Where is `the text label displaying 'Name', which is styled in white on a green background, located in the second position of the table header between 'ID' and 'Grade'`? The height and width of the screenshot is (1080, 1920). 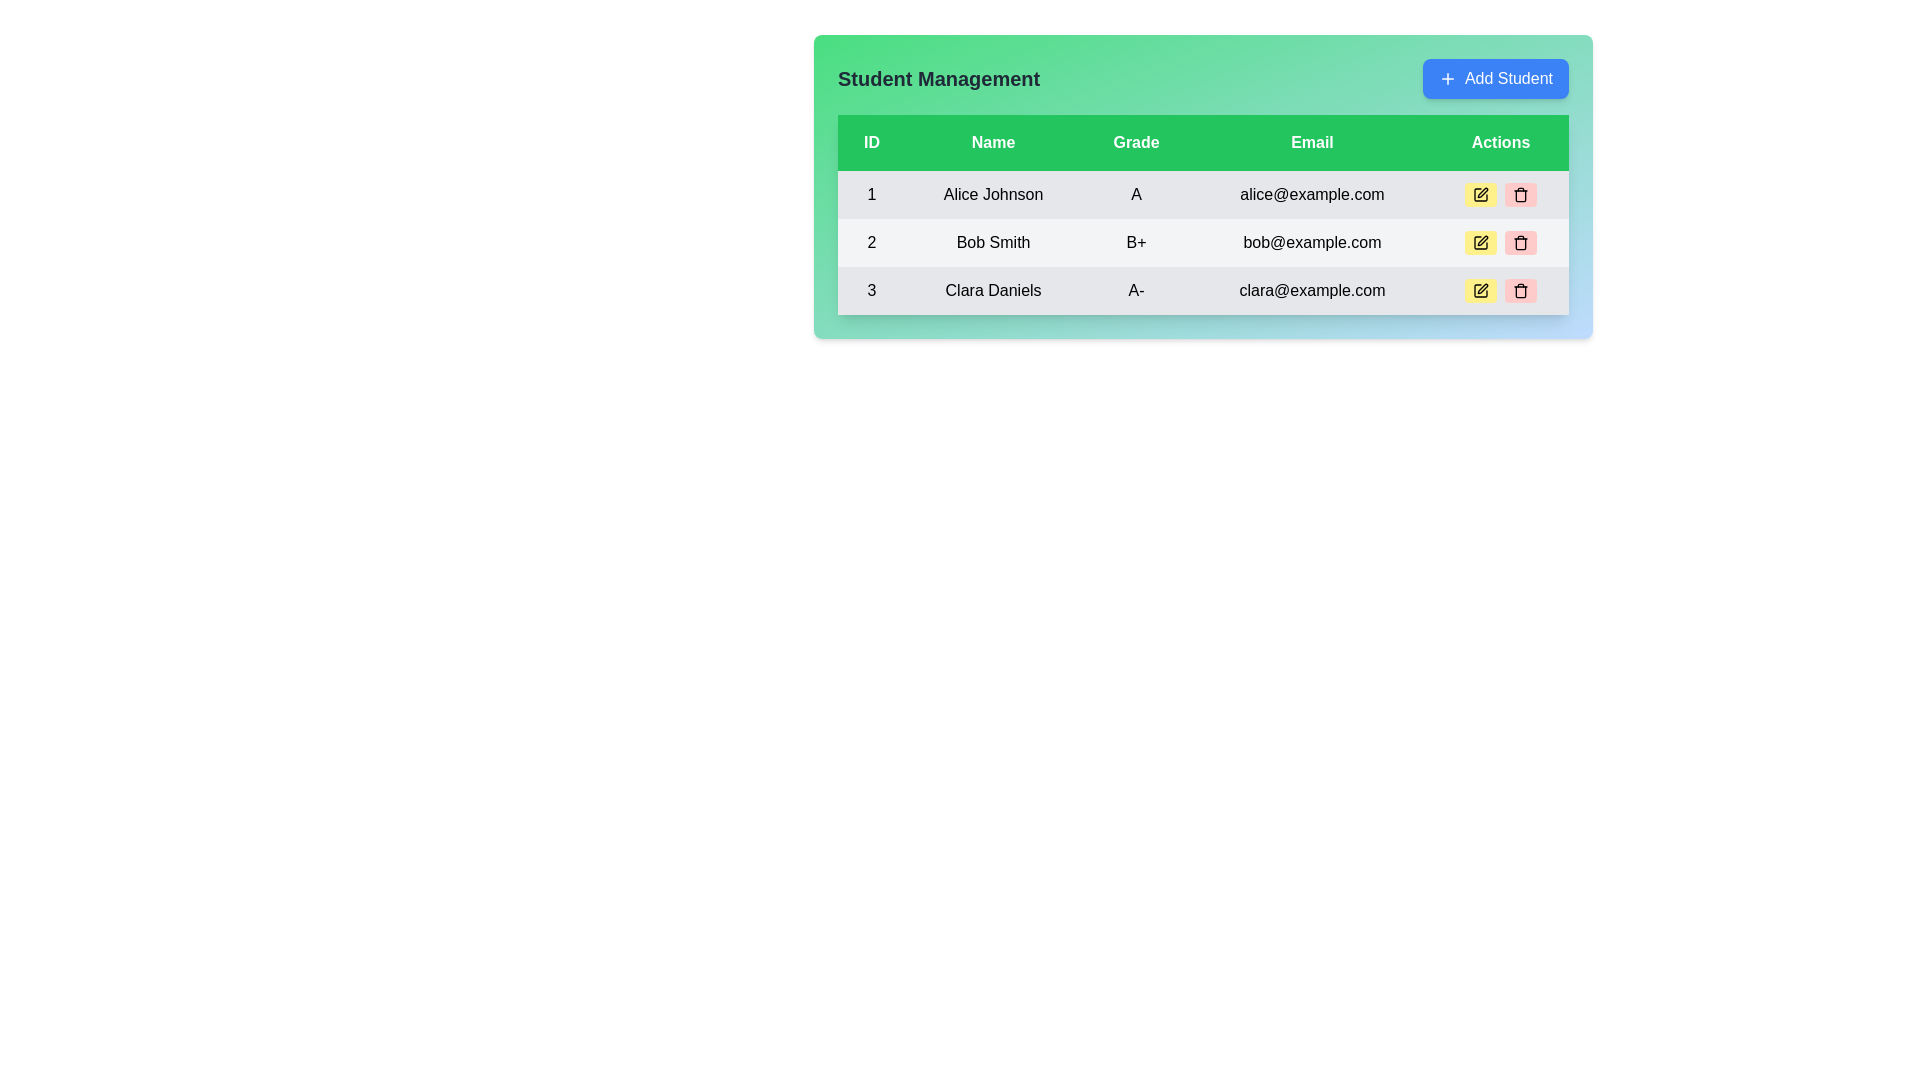 the text label displaying 'Name', which is styled in white on a green background, located in the second position of the table header between 'ID' and 'Grade' is located at coordinates (993, 141).